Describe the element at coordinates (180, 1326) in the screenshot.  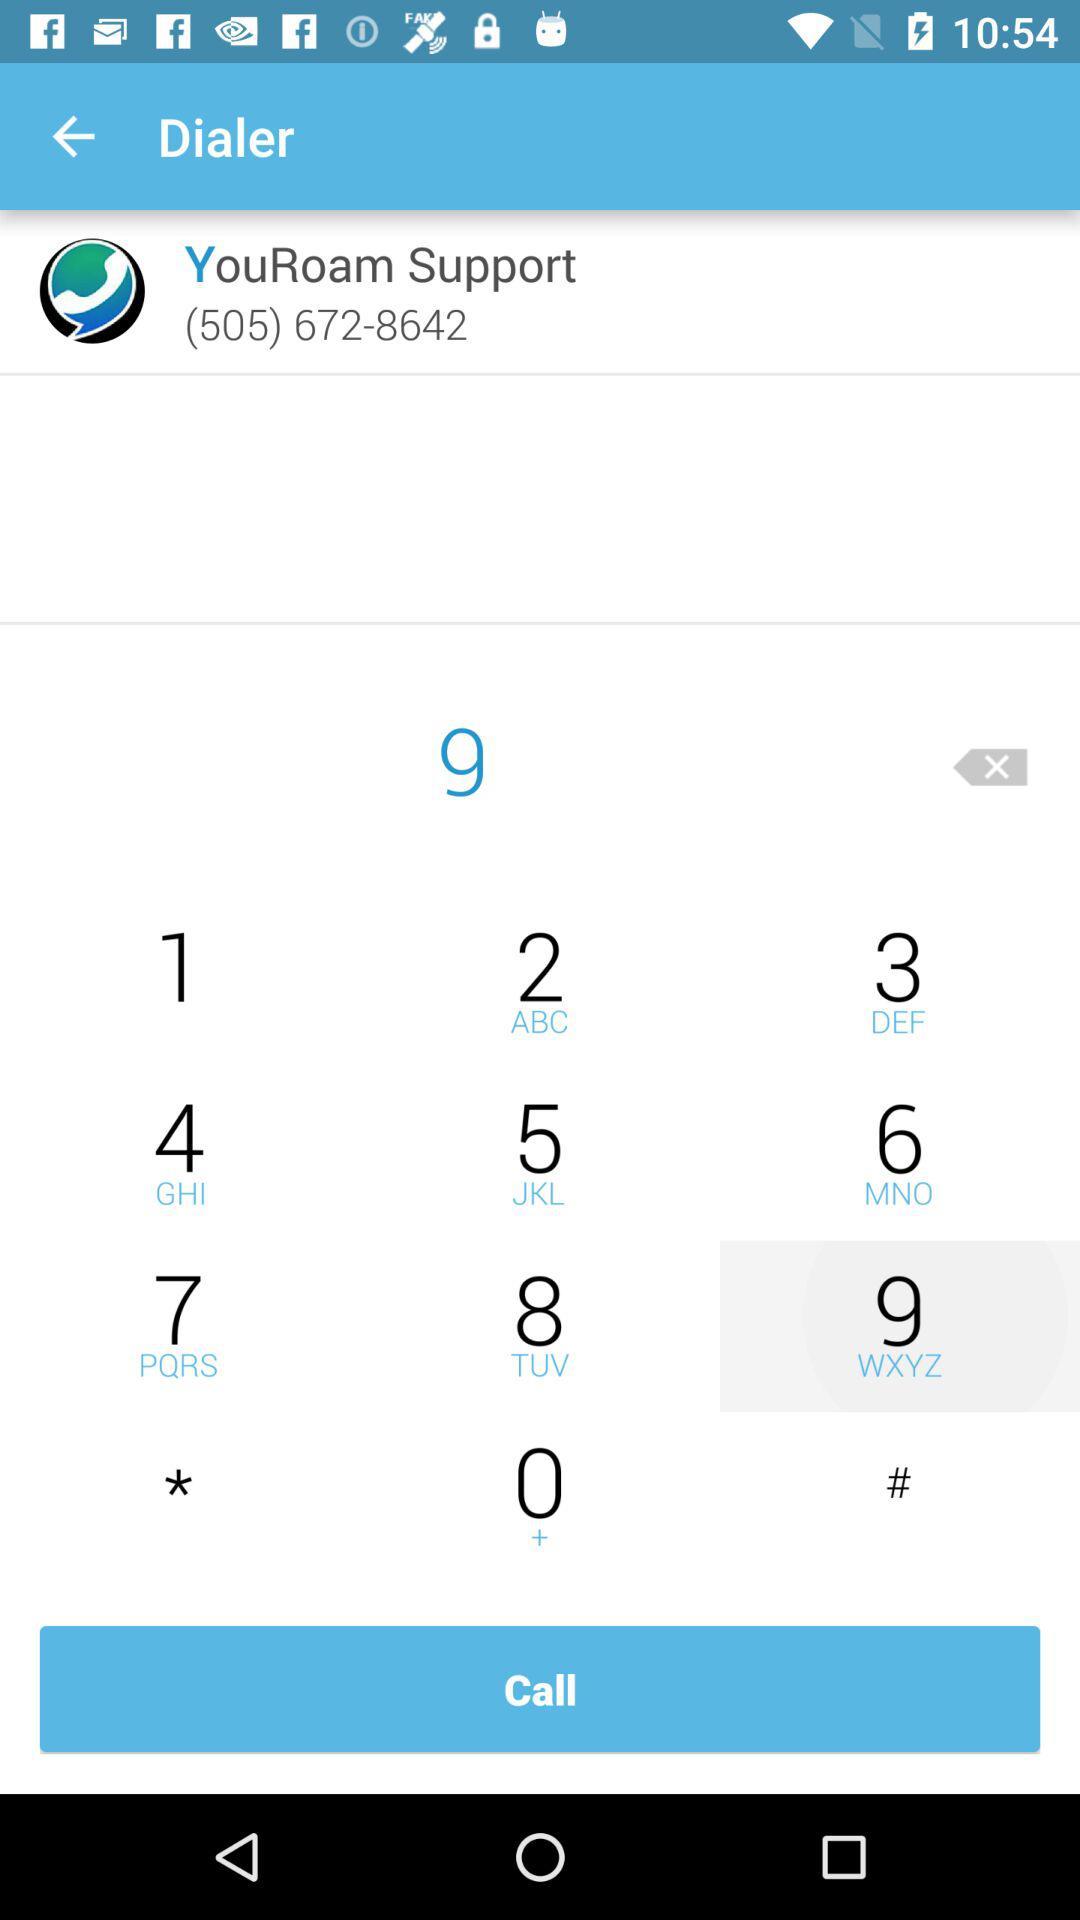
I see `dail 7` at that location.